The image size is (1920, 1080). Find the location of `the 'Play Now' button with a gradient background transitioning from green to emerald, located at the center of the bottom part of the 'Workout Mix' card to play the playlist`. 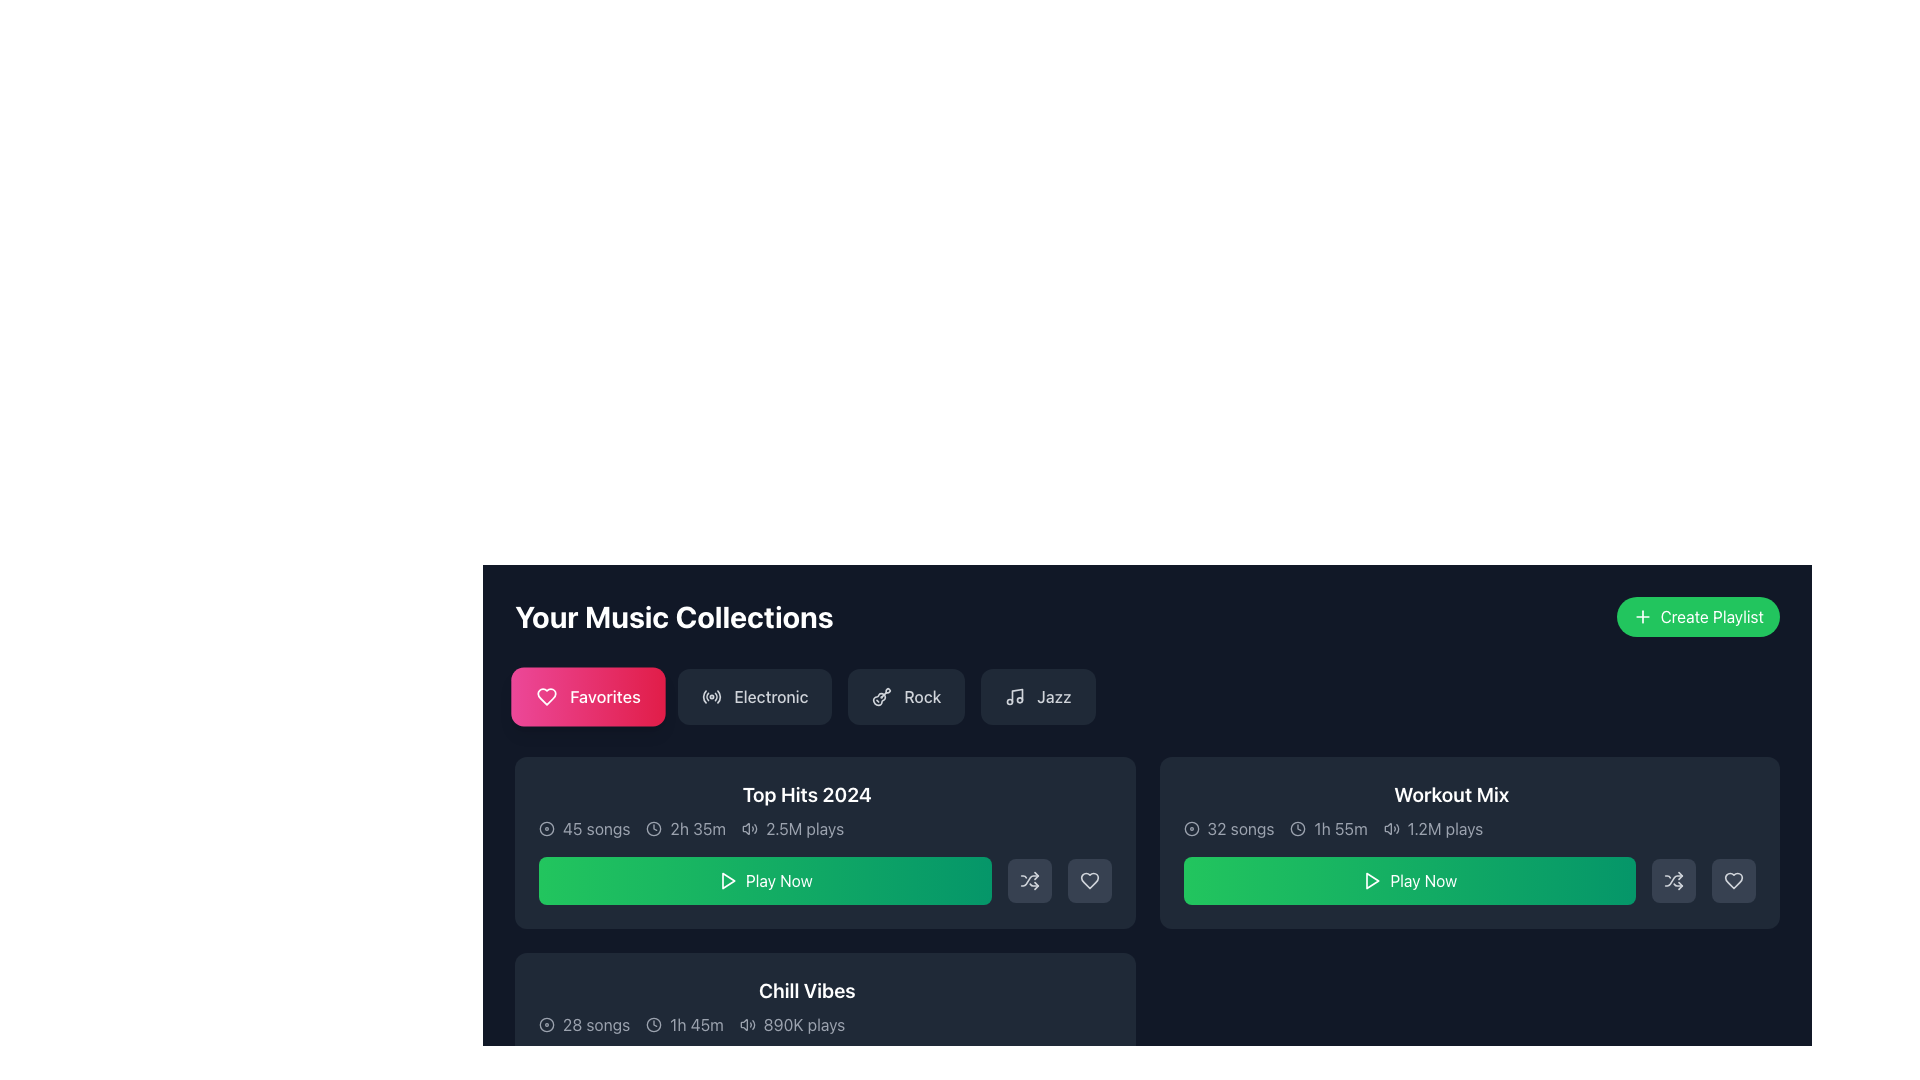

the 'Play Now' button with a gradient background transitioning from green to emerald, located at the center of the bottom part of the 'Workout Mix' card to play the playlist is located at coordinates (1469, 879).